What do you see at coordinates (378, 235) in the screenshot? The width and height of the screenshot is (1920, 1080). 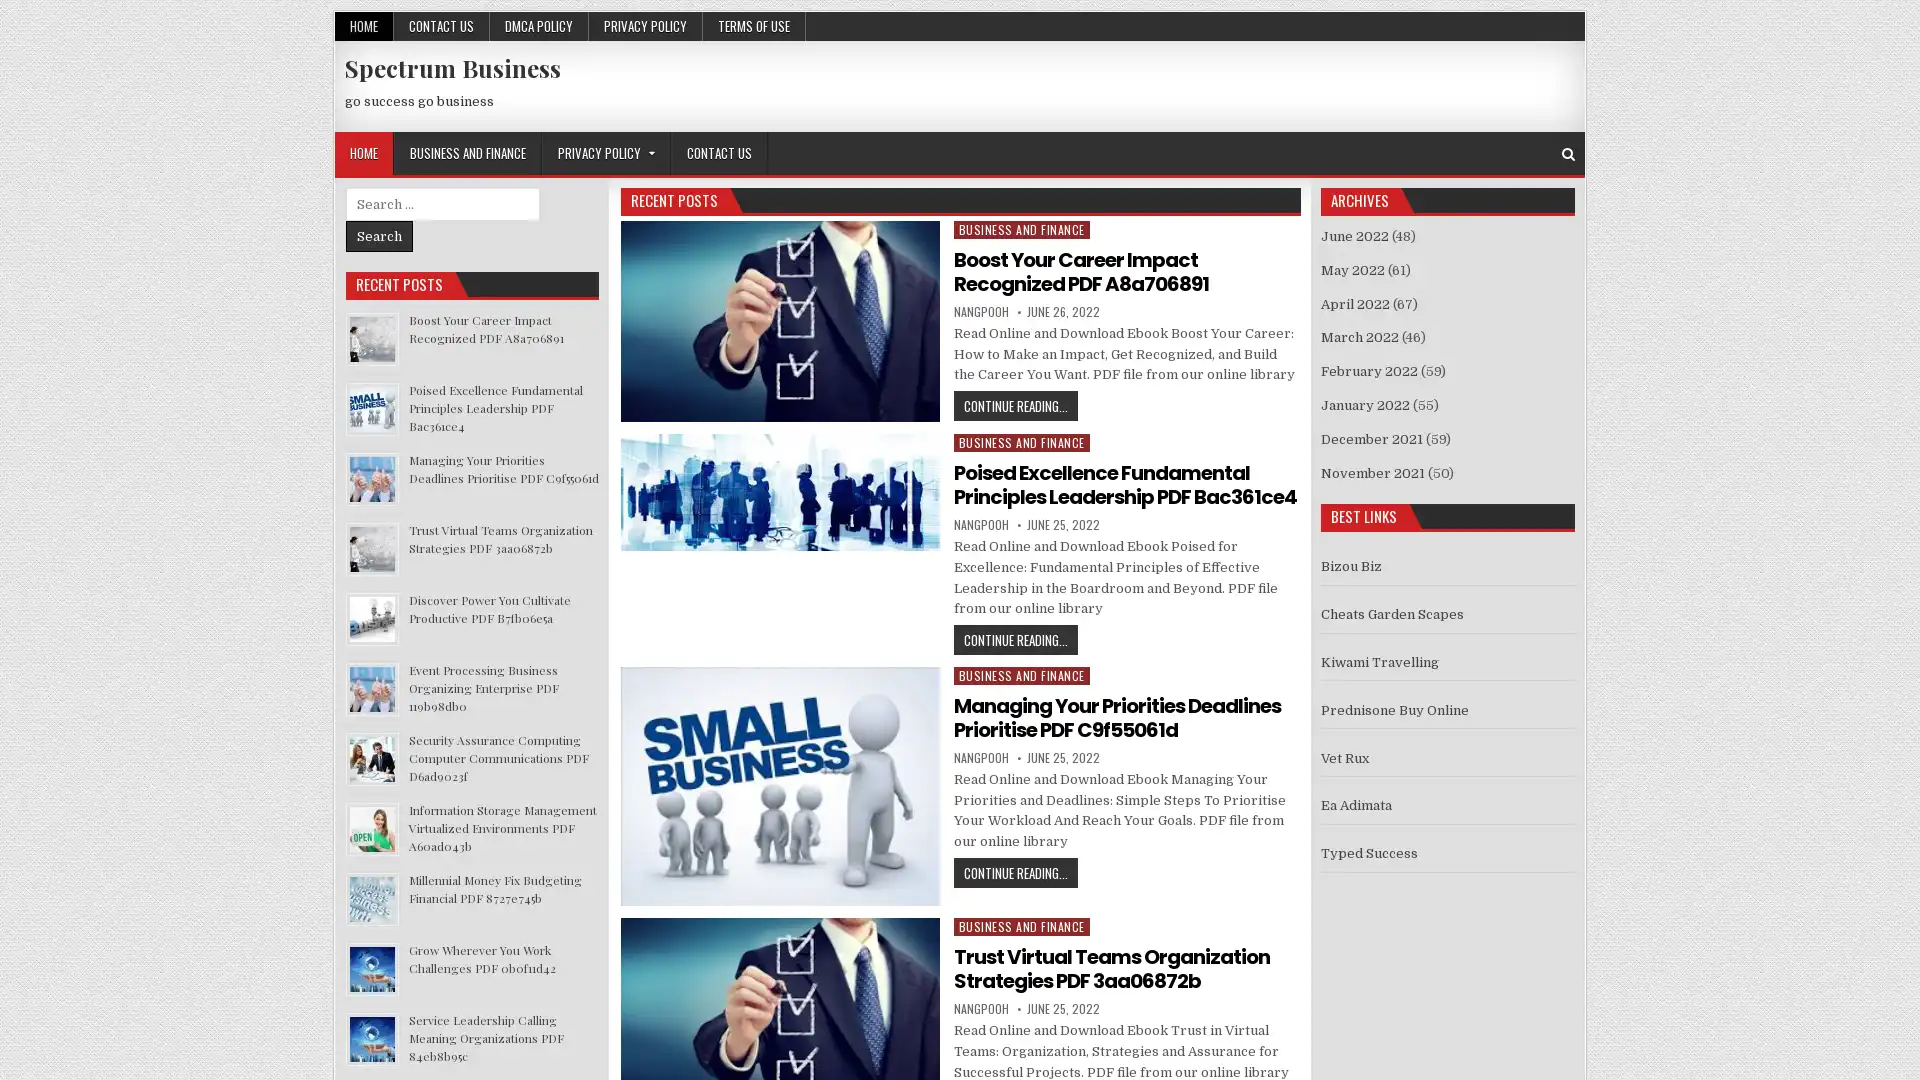 I see `Search` at bounding box center [378, 235].